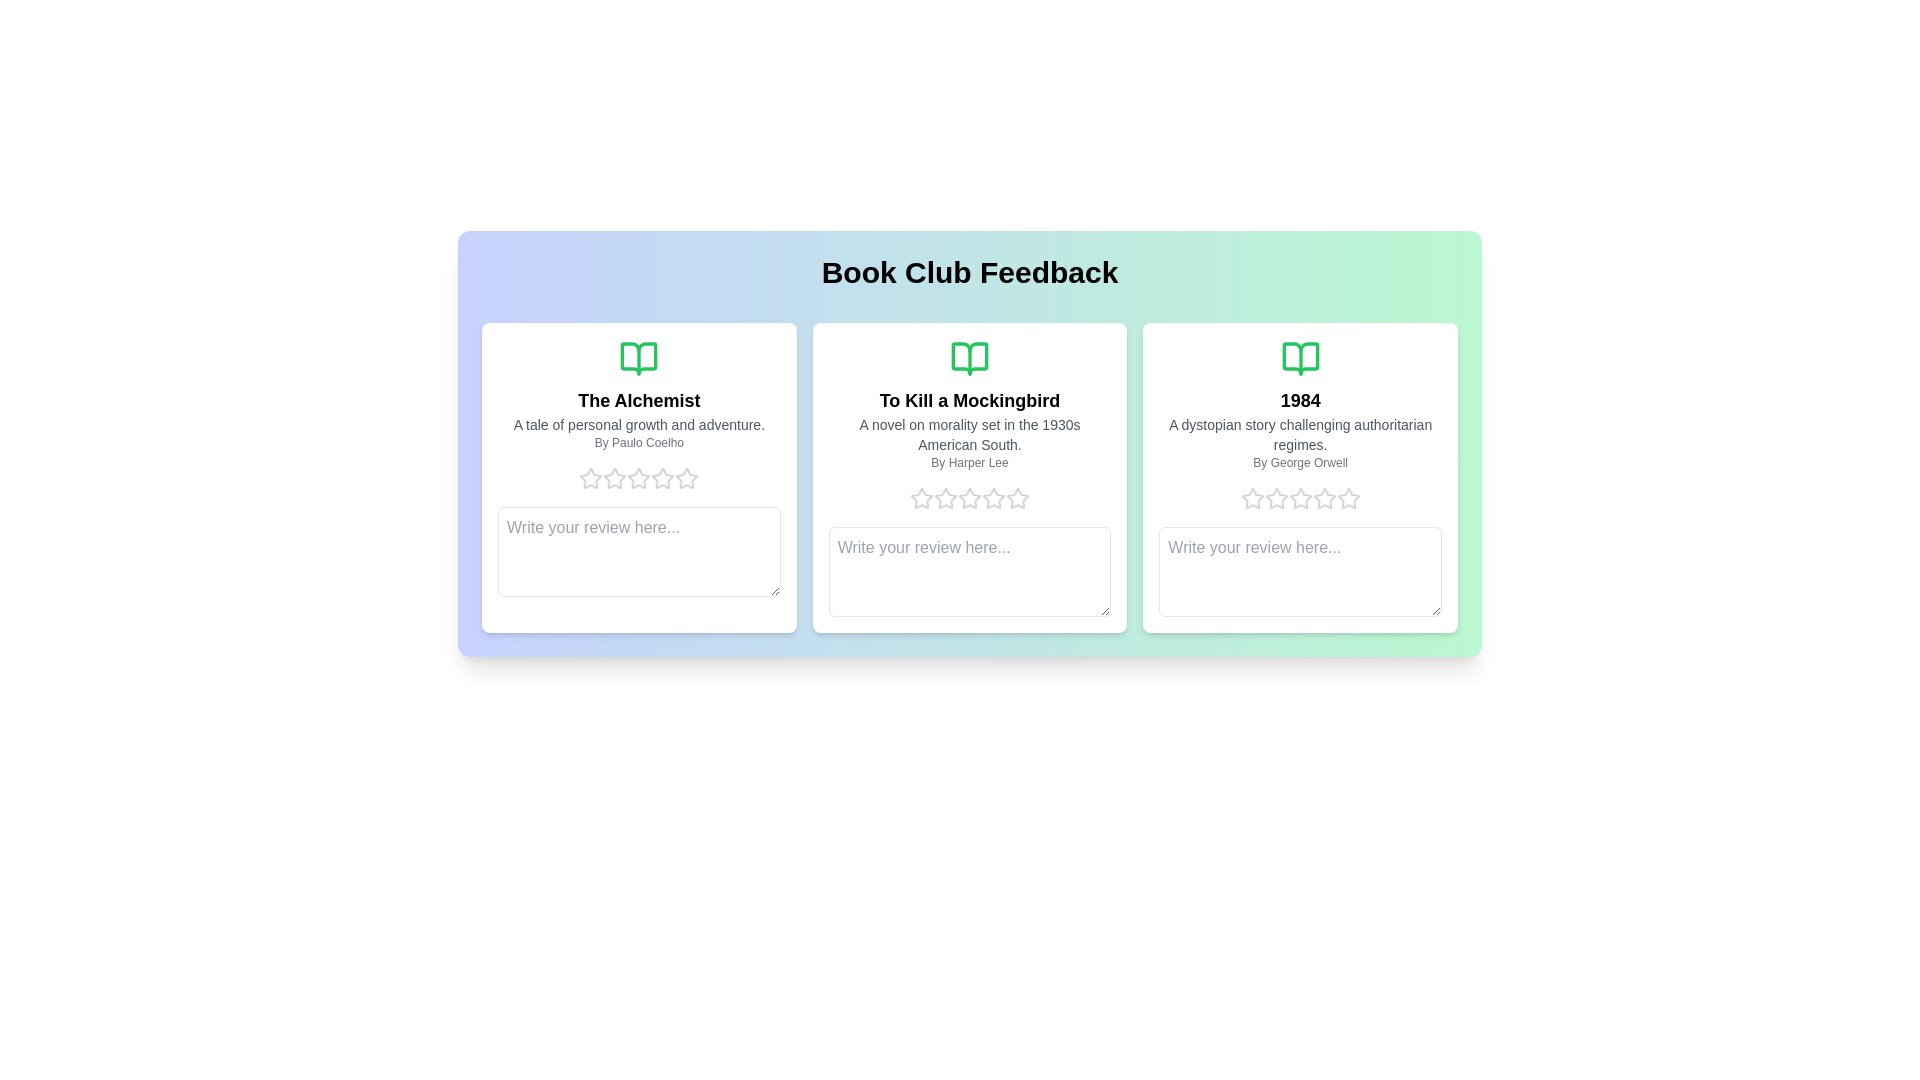 This screenshot has width=1920, height=1080. What do you see at coordinates (1300, 357) in the screenshot?
I see `the green open book icon located in the third card associated with the book '1984', positioned above the text '1984' and below the main heading 'Book Club Feedback'` at bounding box center [1300, 357].